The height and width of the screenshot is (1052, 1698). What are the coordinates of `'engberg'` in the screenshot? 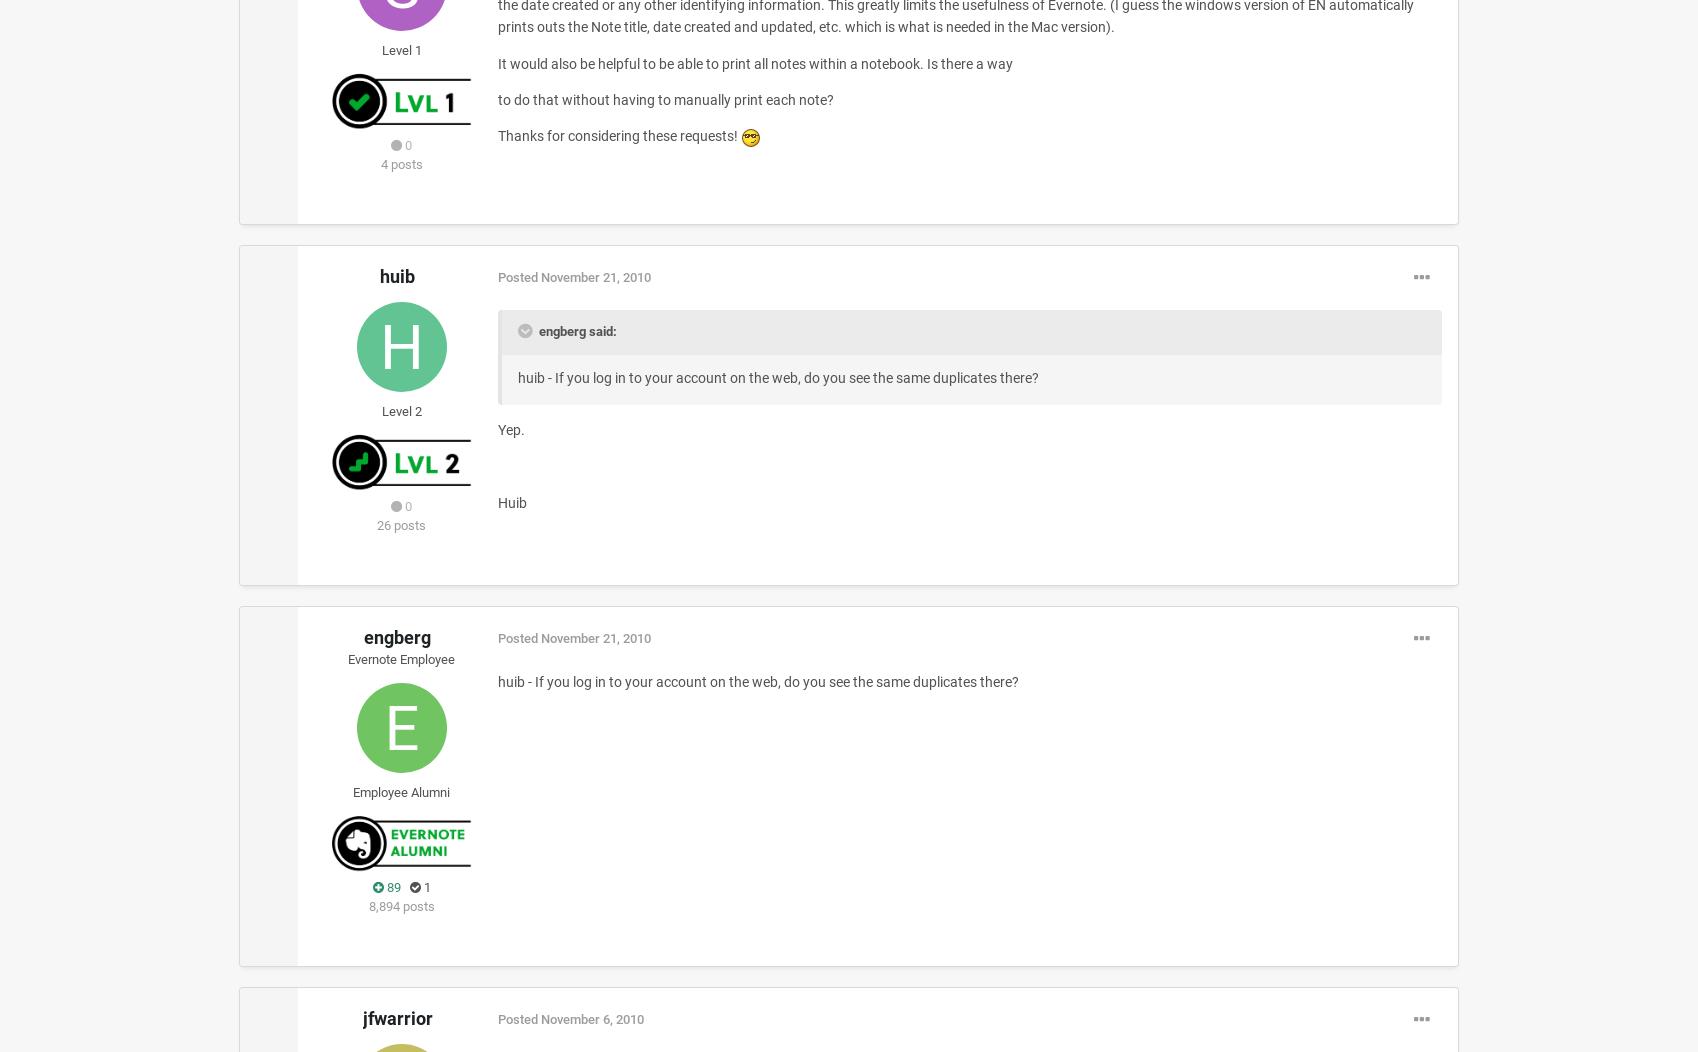 It's located at (397, 637).